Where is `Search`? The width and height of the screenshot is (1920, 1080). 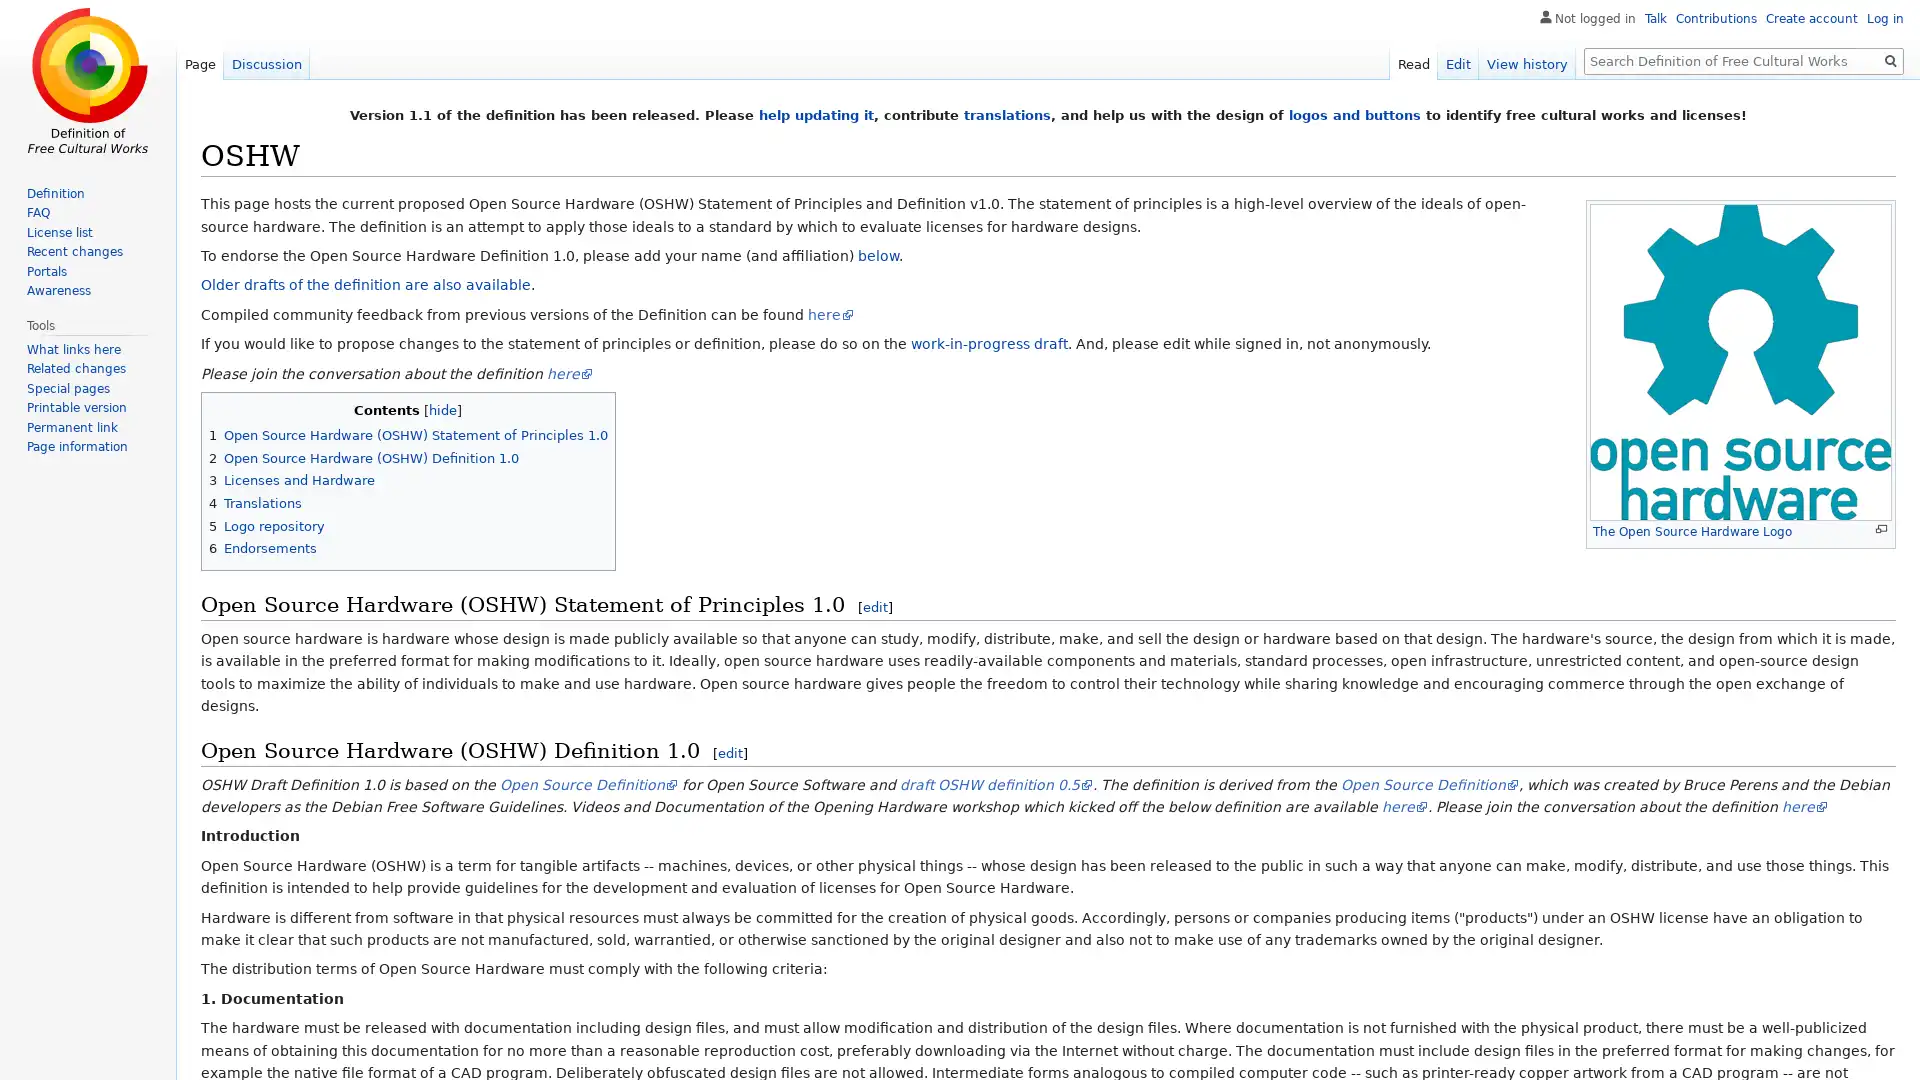 Search is located at coordinates (1890, 60).